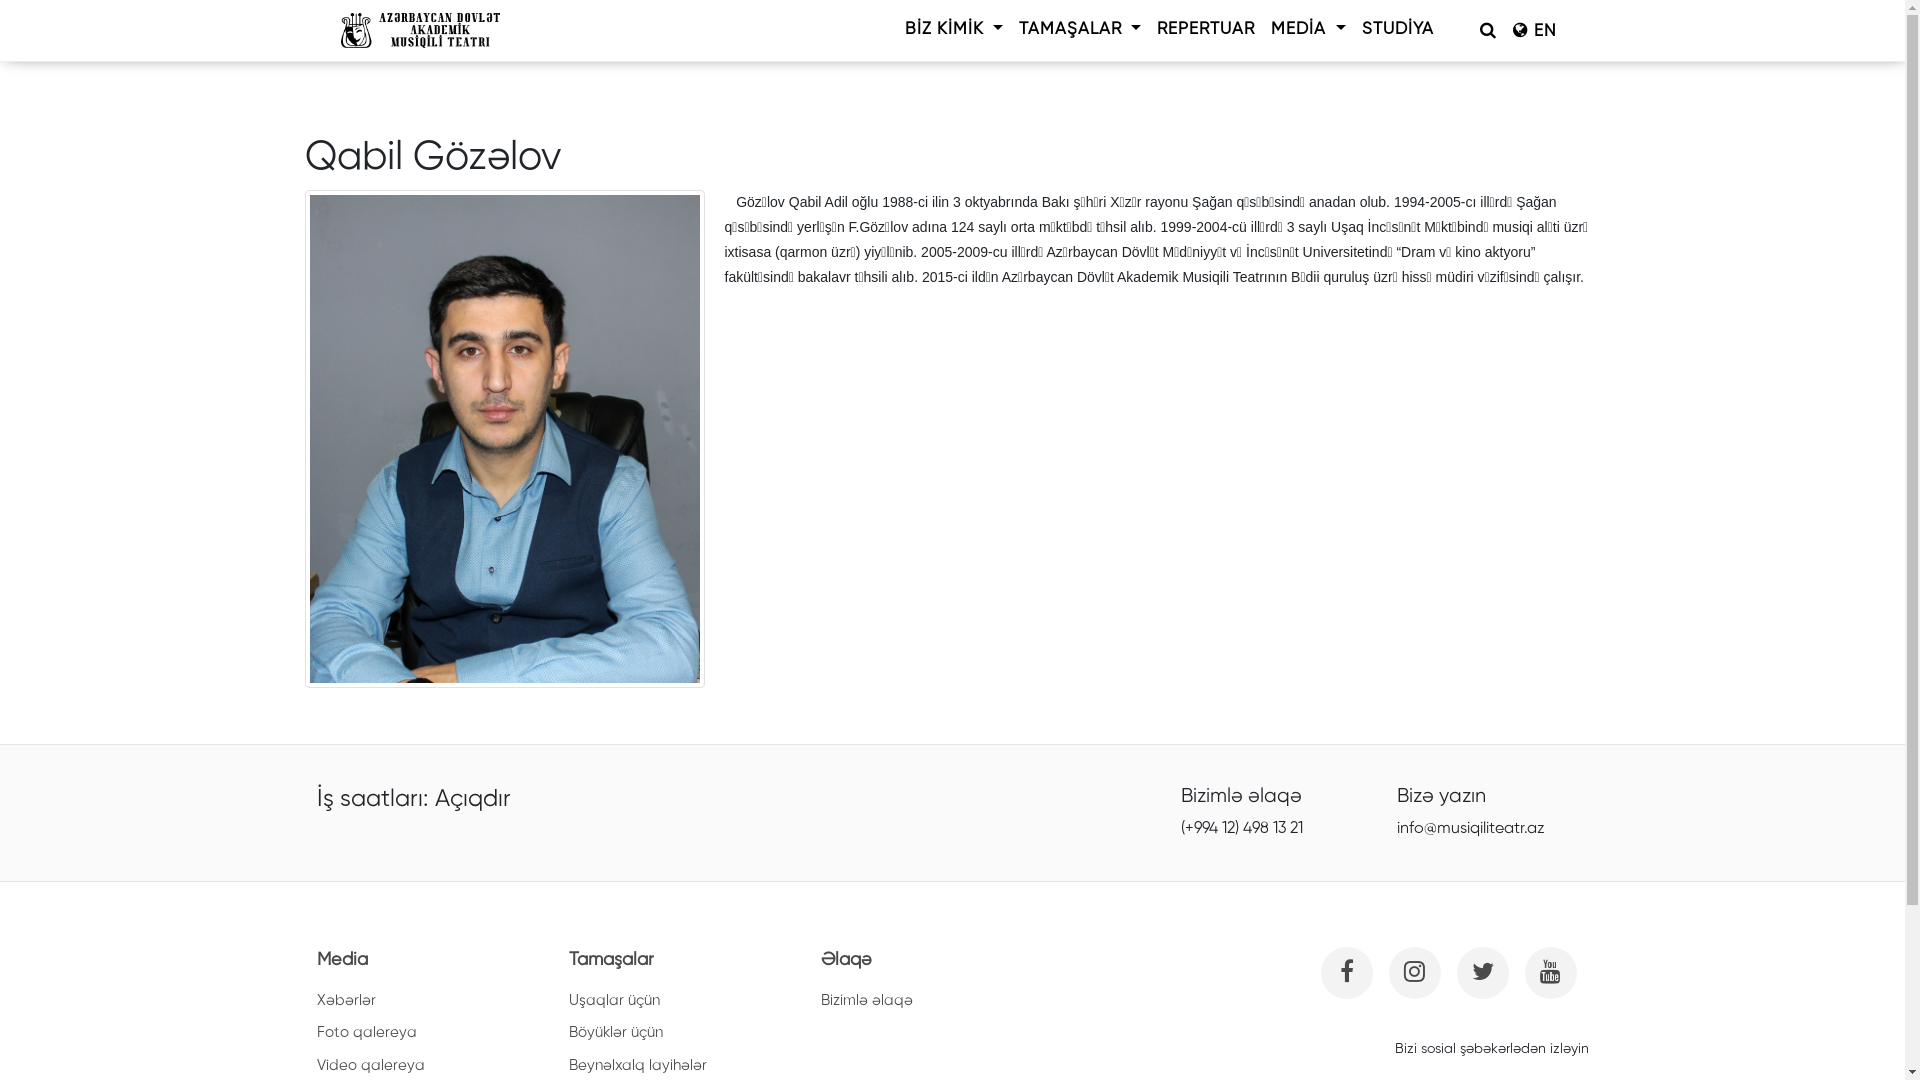 This screenshot has height=1080, width=1920. I want to click on 'Video qalereya', so click(315, 1064).